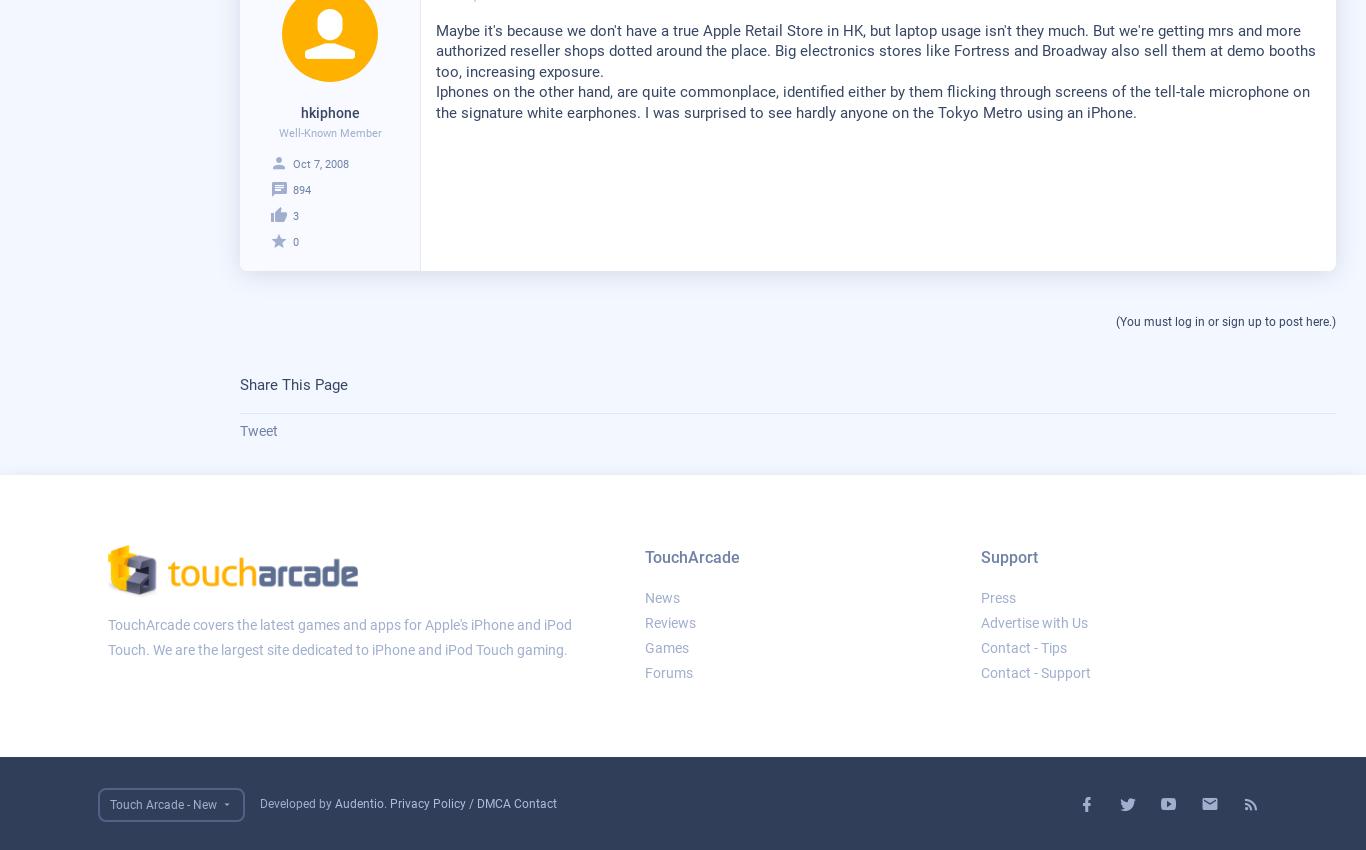 The image size is (1366, 850). What do you see at coordinates (385, 803) in the screenshot?
I see `'.'` at bounding box center [385, 803].